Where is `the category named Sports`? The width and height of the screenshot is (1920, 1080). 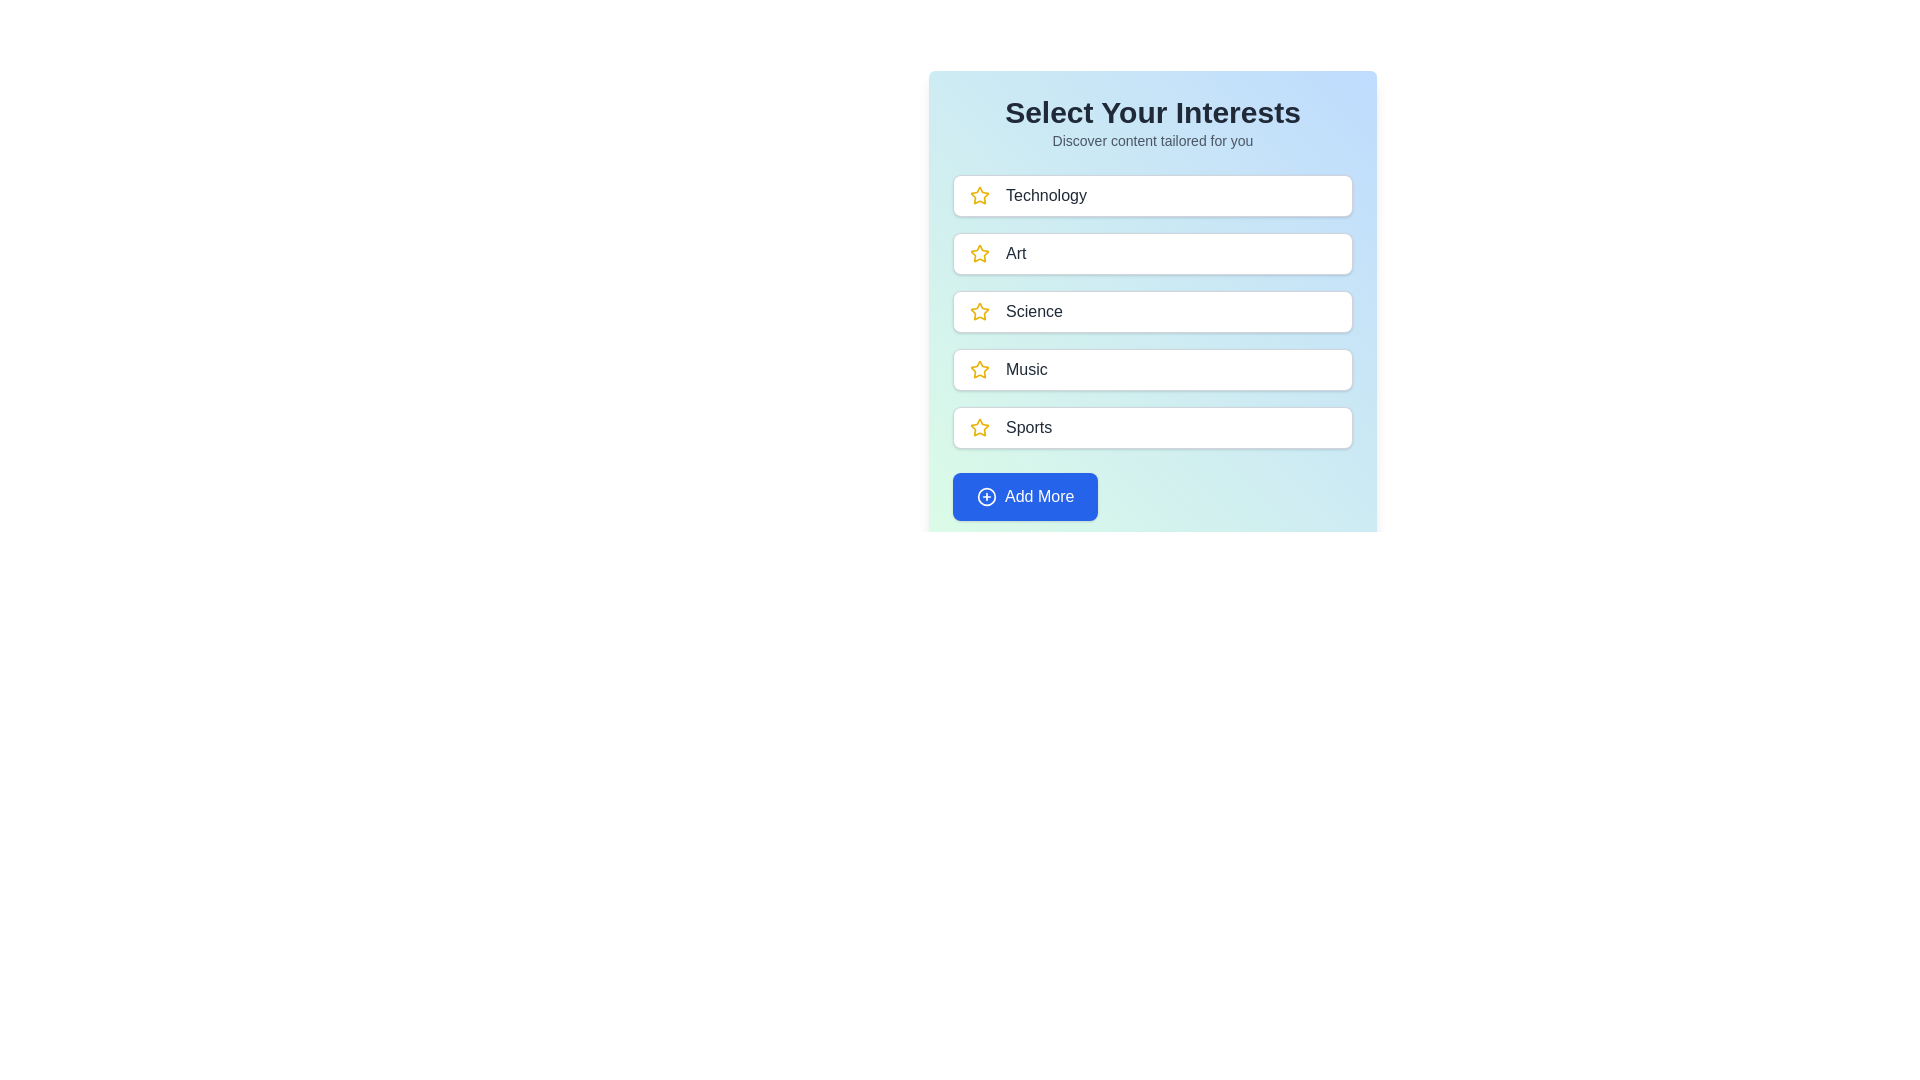 the category named Sports is located at coordinates (1152, 427).